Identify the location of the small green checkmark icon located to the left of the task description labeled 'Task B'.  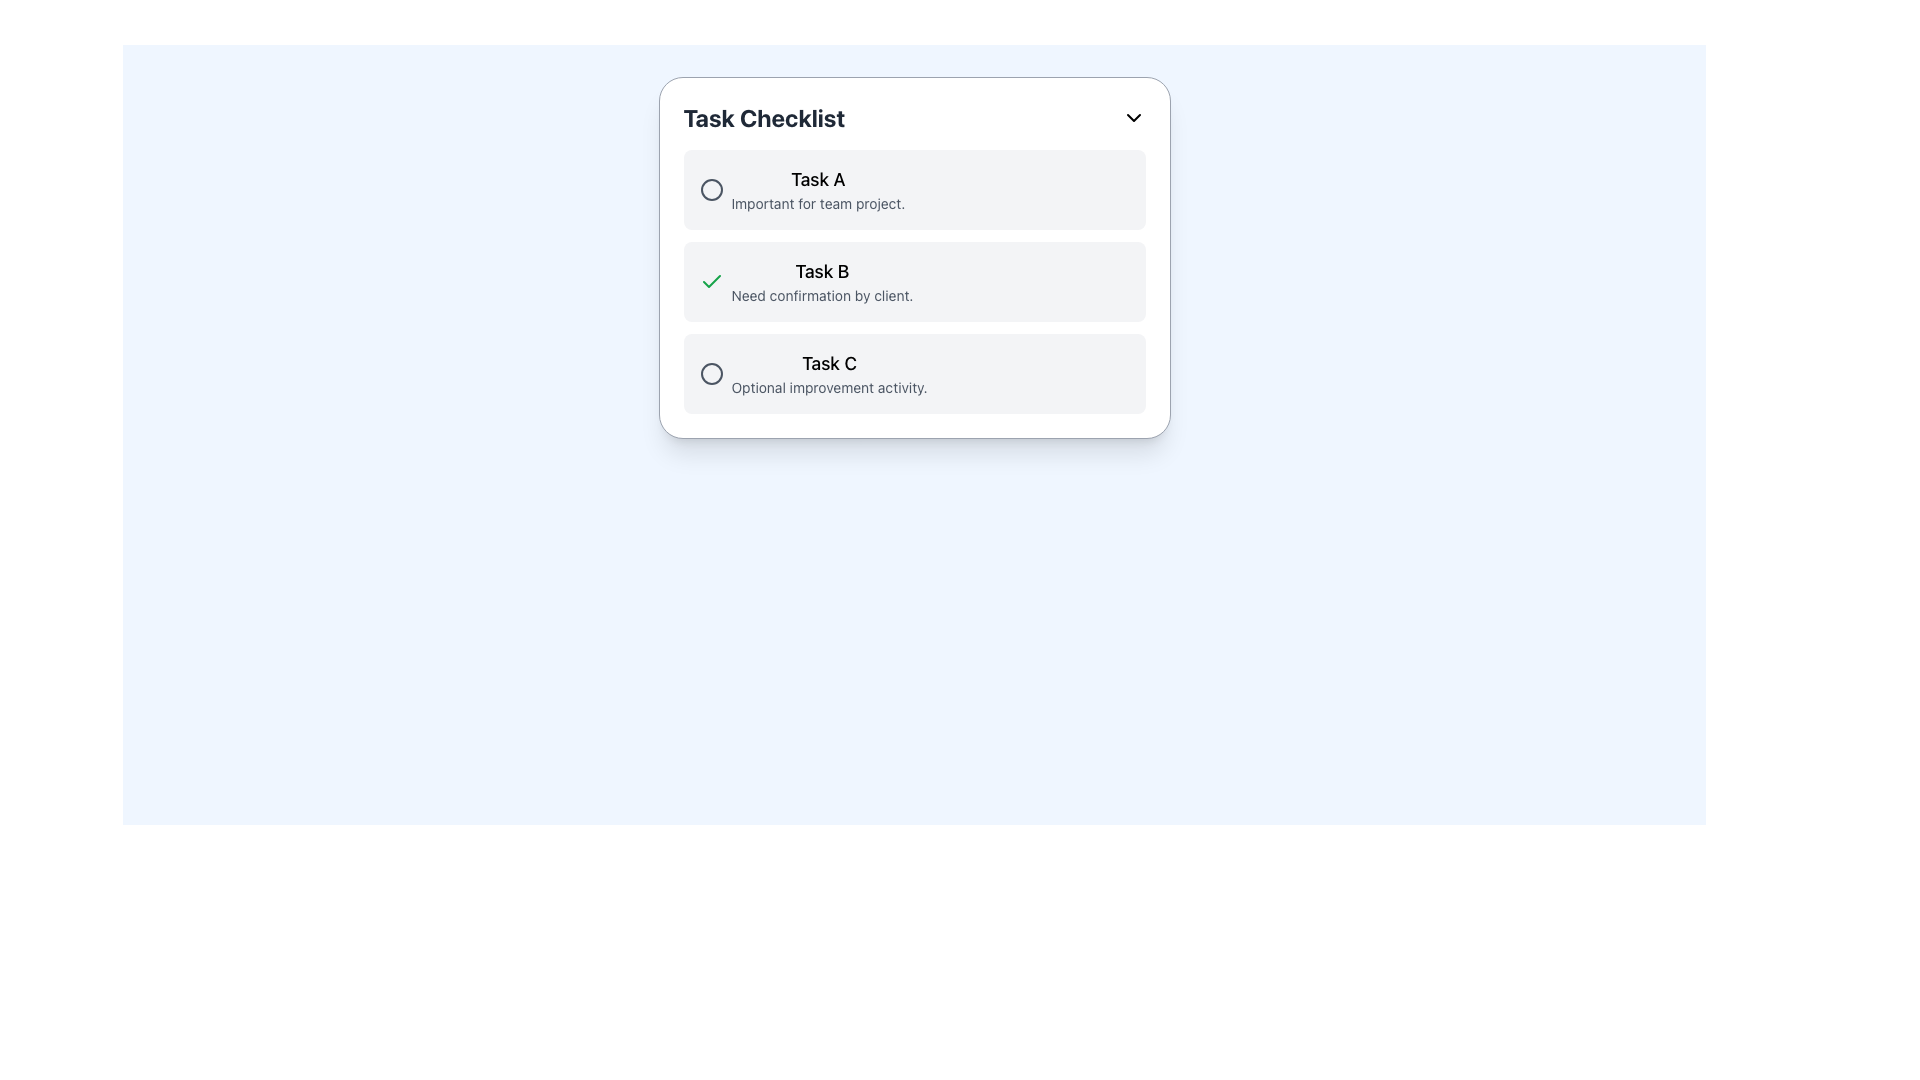
(711, 281).